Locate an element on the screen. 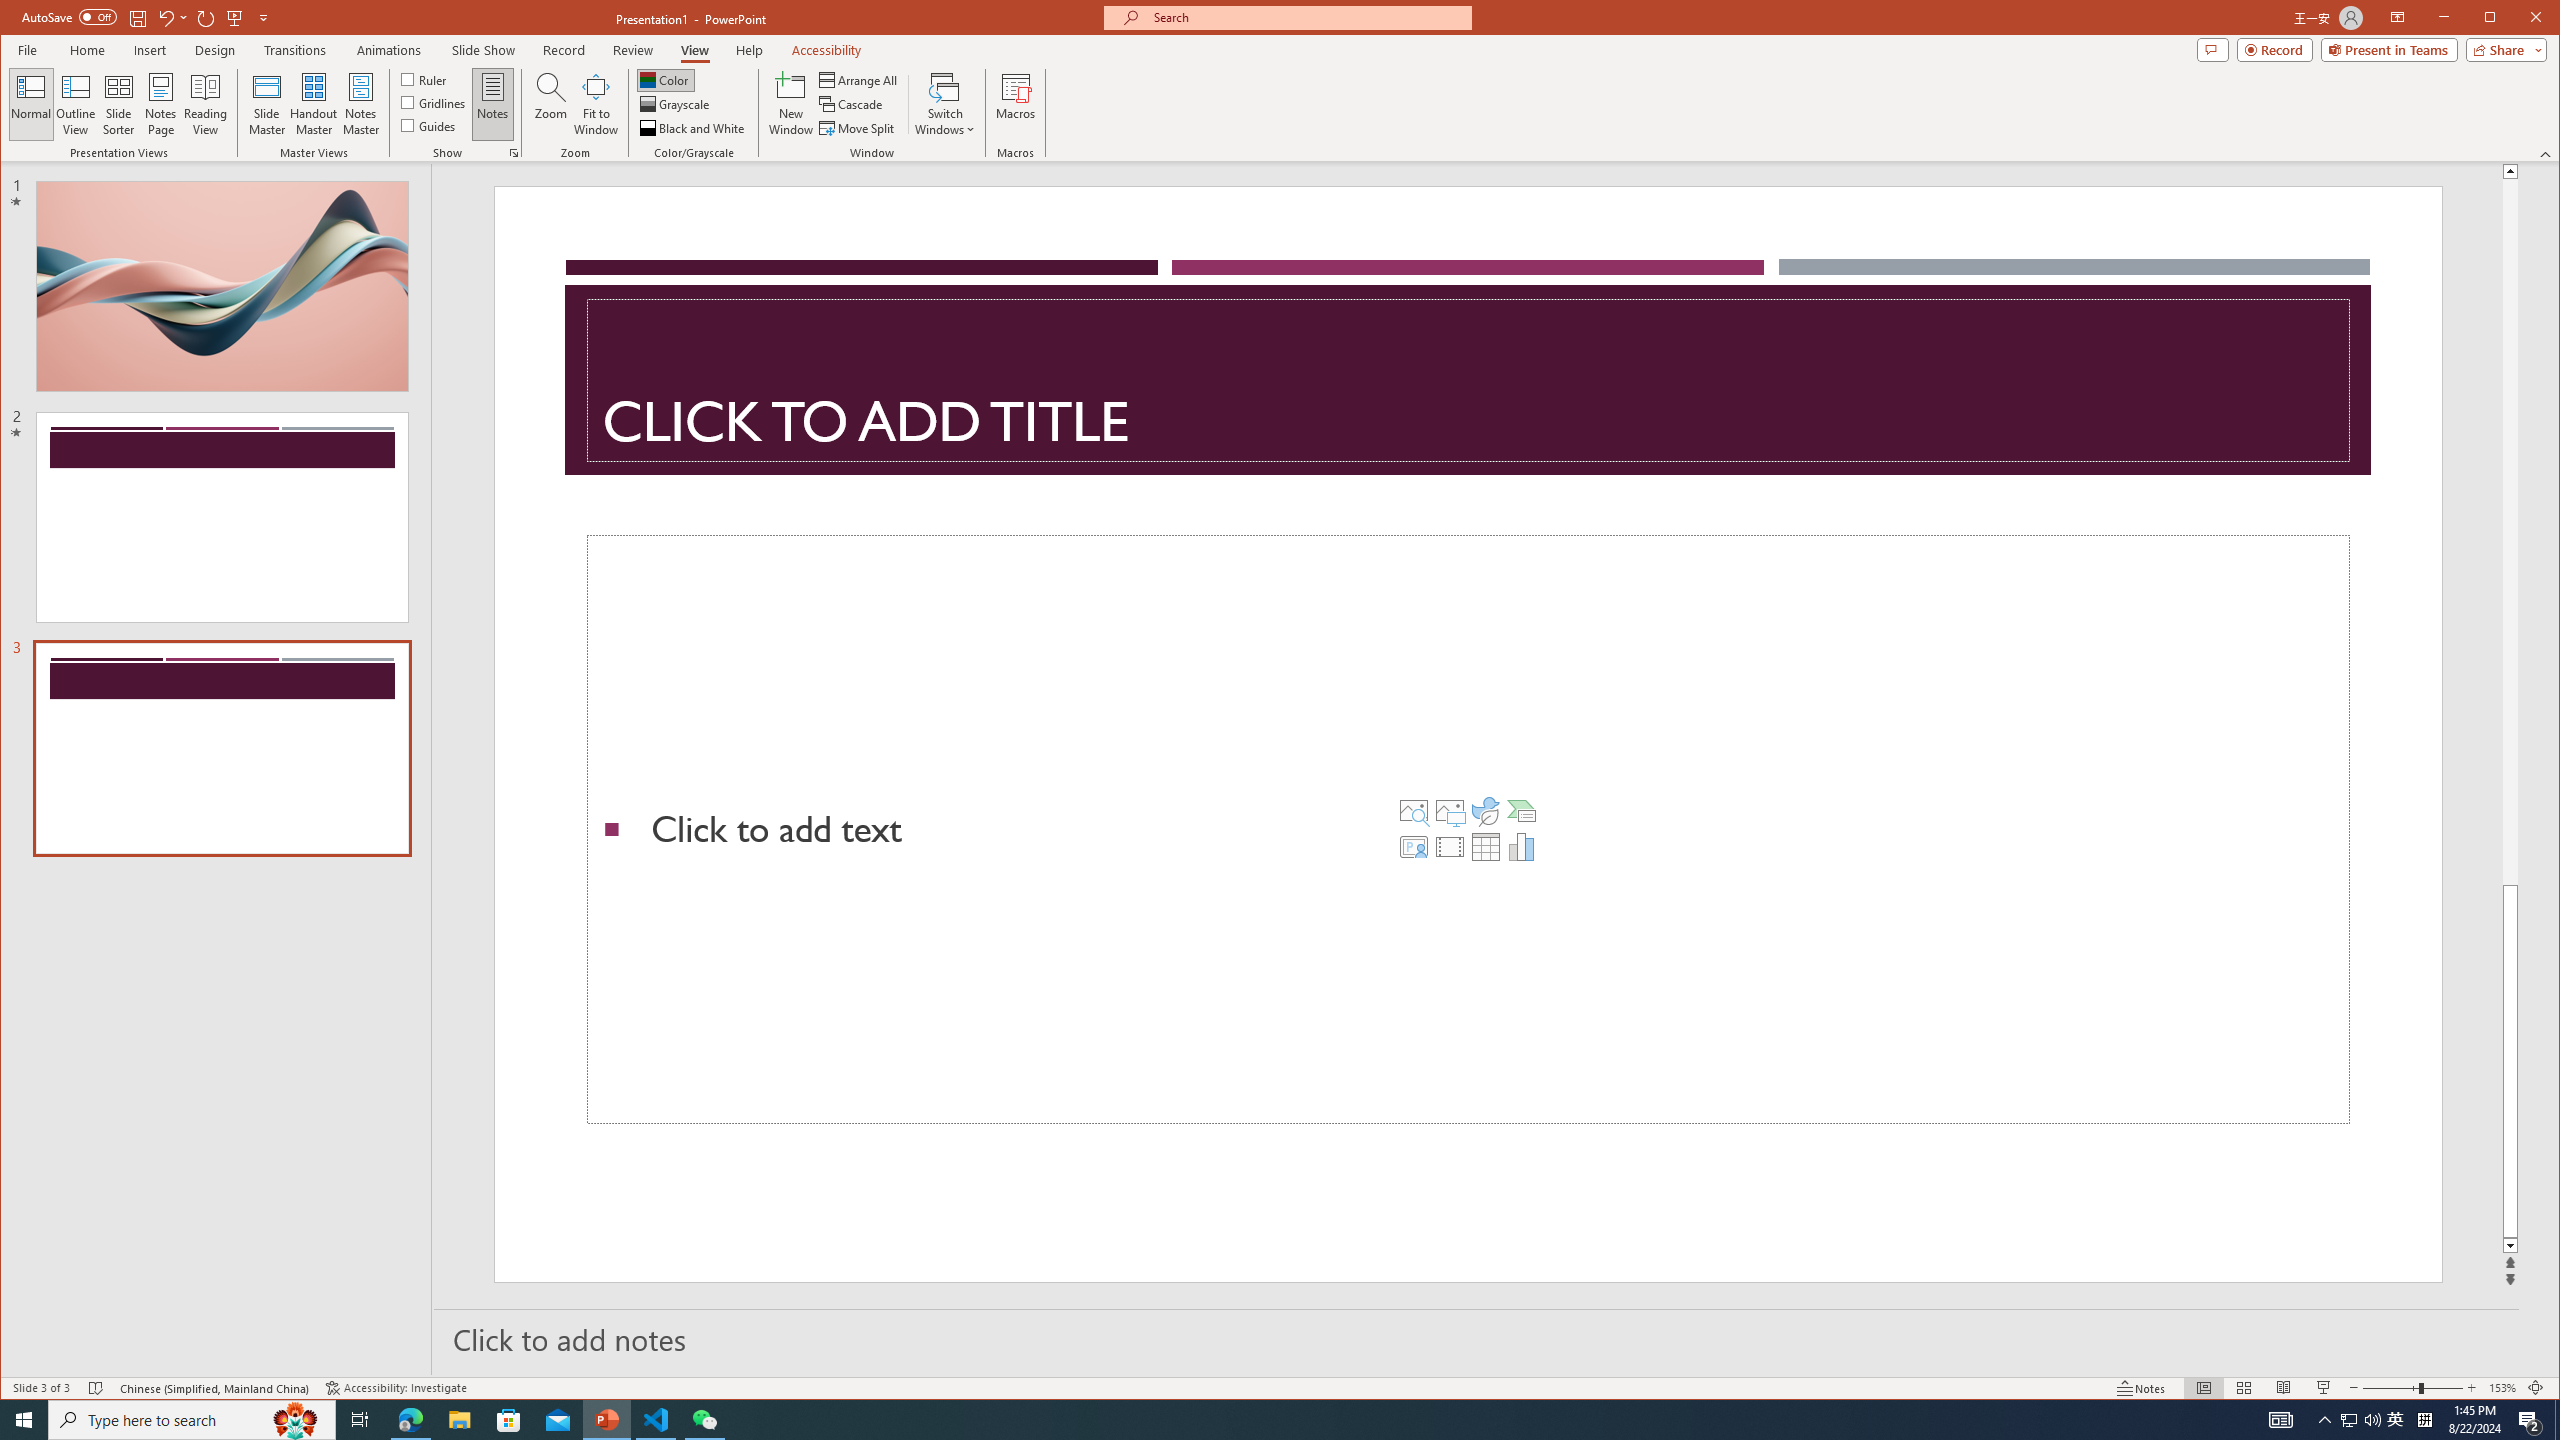 This screenshot has height=1440, width=2560. 'Black and White' is located at coordinates (692, 127).